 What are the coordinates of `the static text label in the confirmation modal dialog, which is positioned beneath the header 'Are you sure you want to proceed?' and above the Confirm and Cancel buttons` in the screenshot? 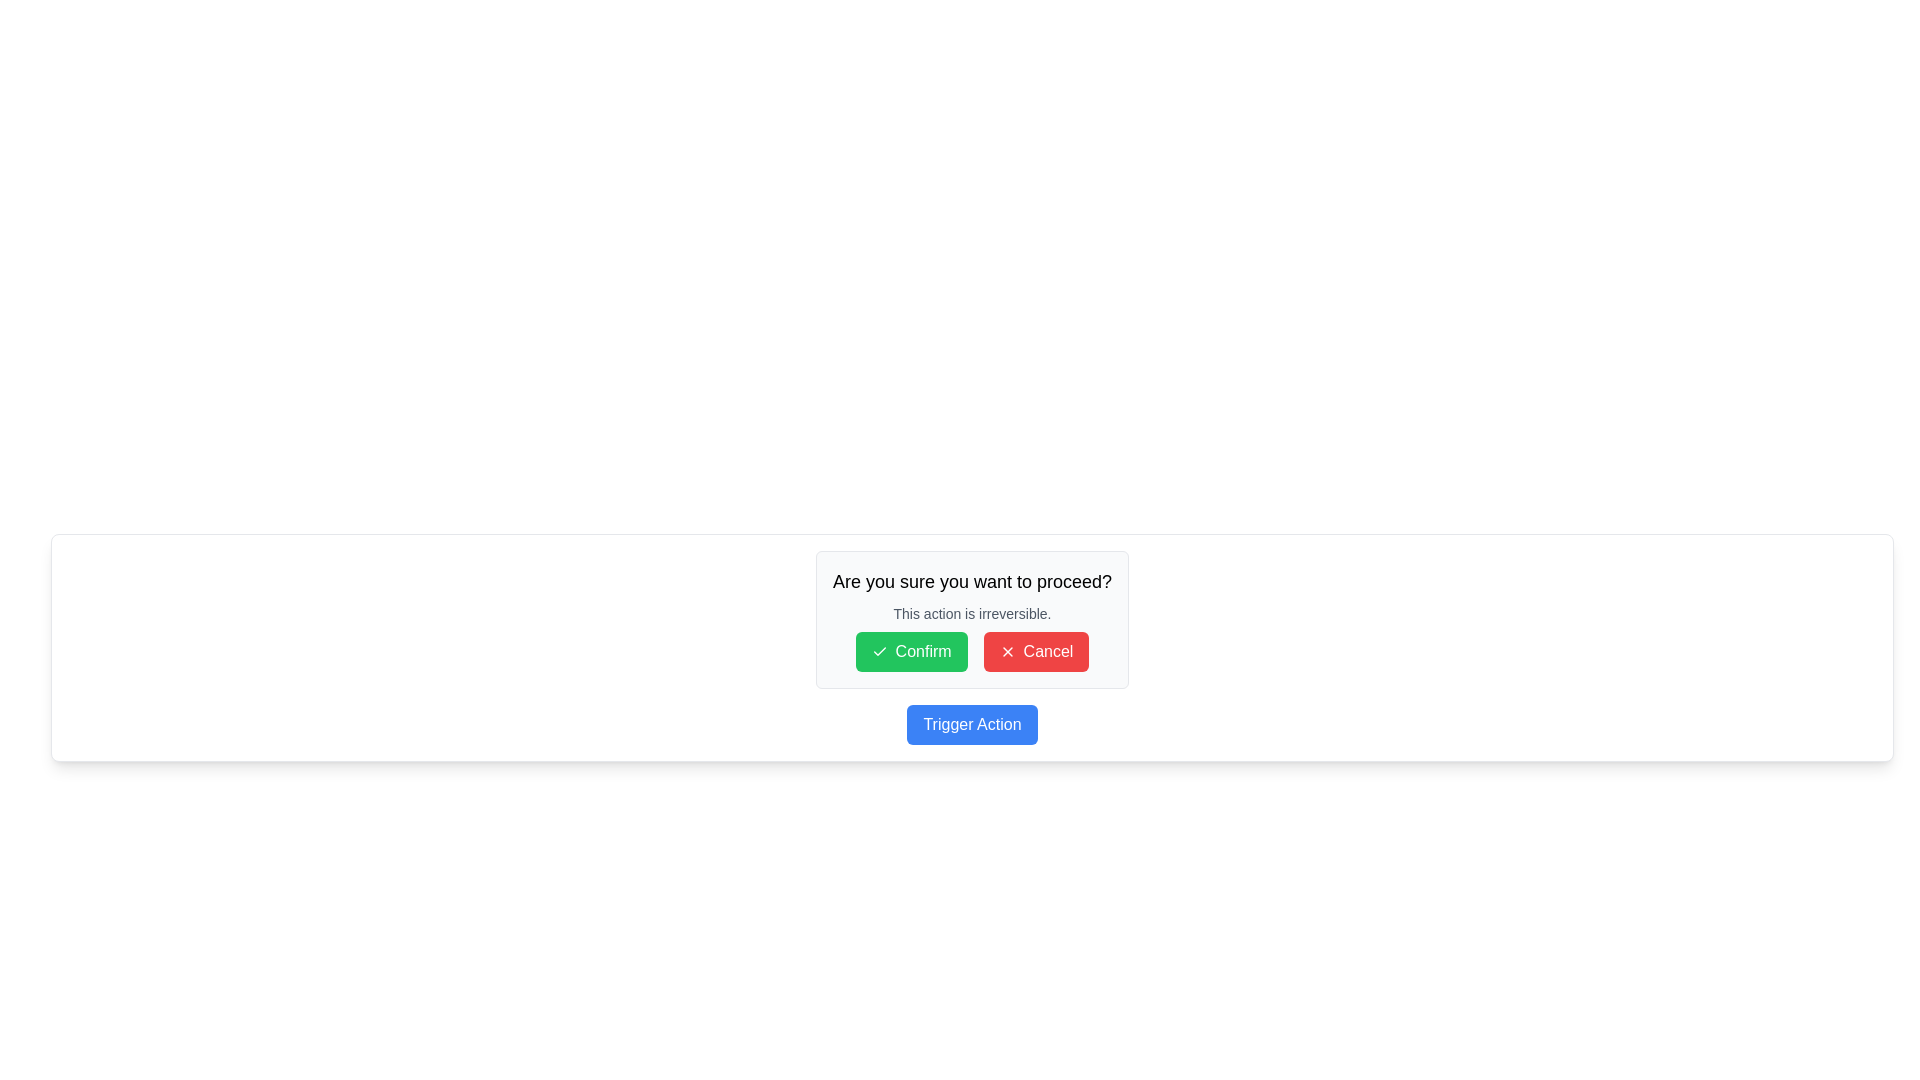 It's located at (972, 612).